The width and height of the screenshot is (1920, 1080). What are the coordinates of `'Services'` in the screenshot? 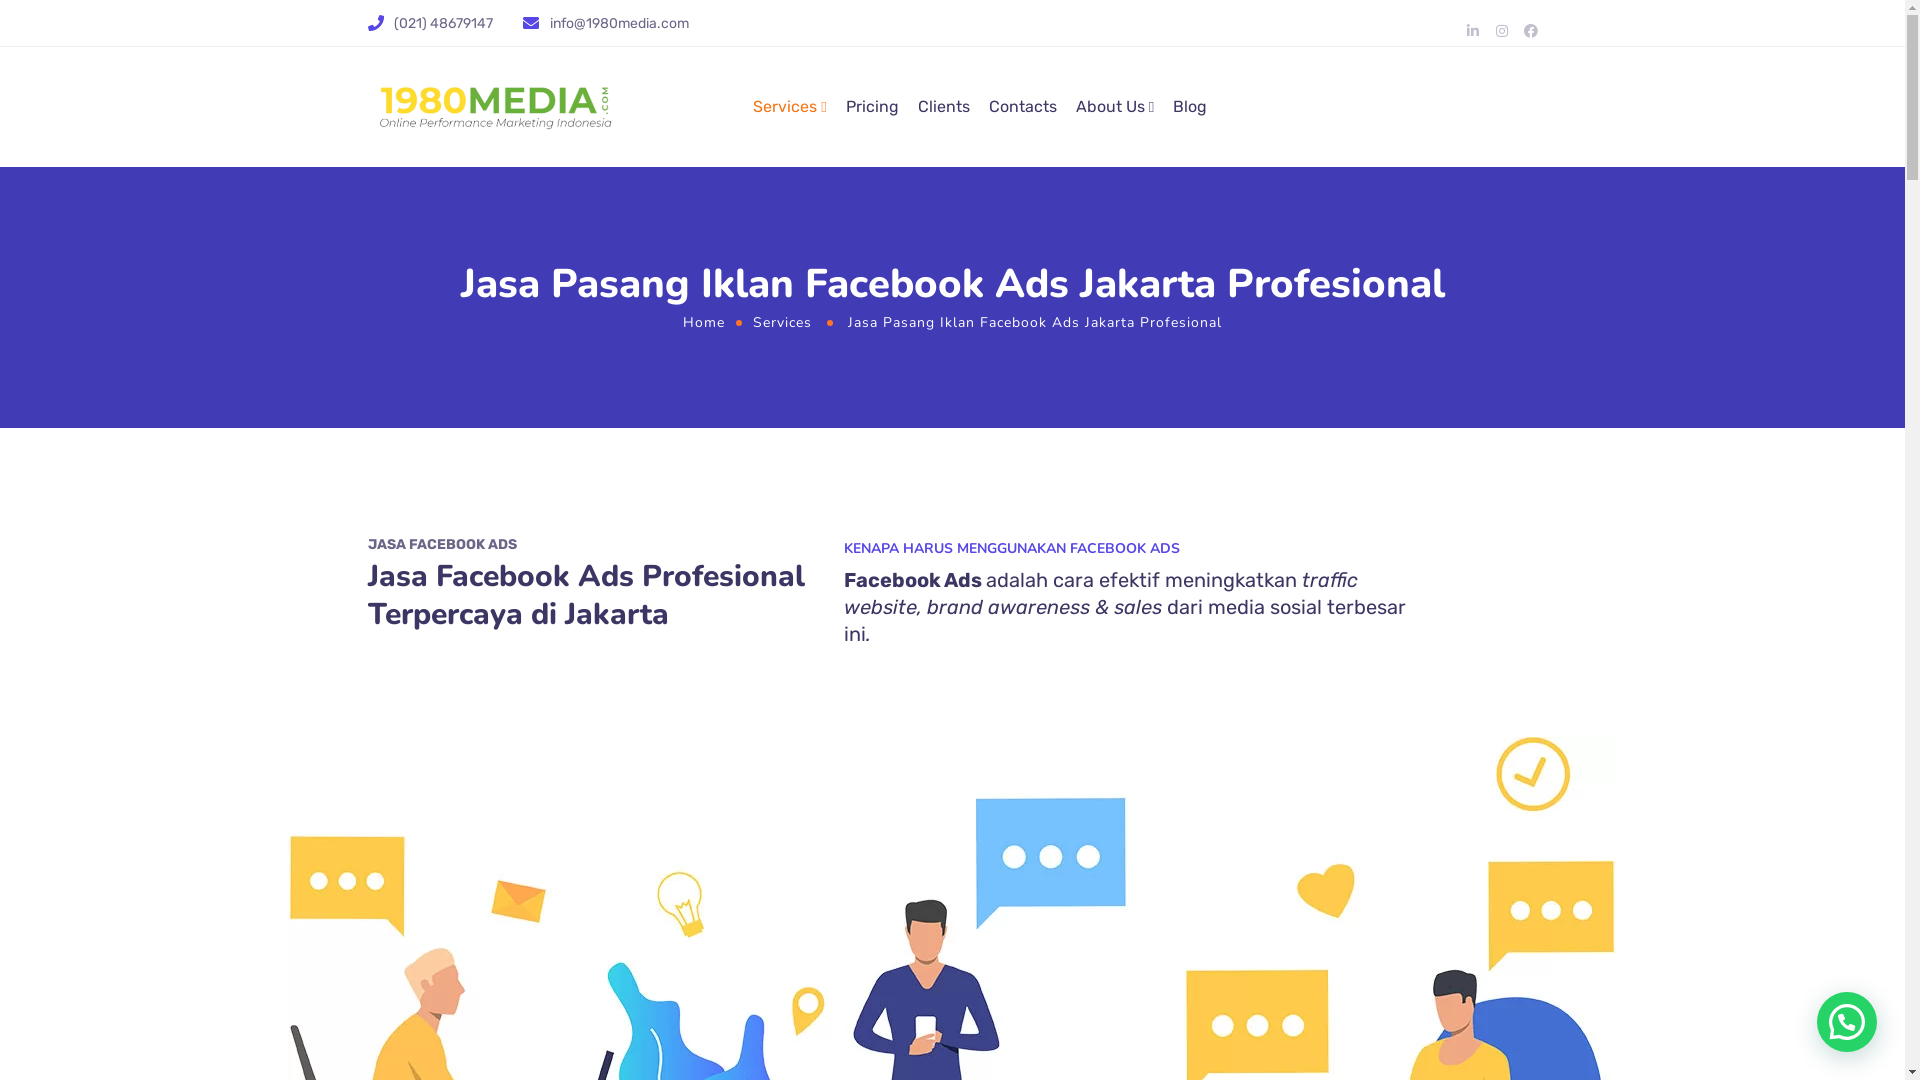 It's located at (751, 320).